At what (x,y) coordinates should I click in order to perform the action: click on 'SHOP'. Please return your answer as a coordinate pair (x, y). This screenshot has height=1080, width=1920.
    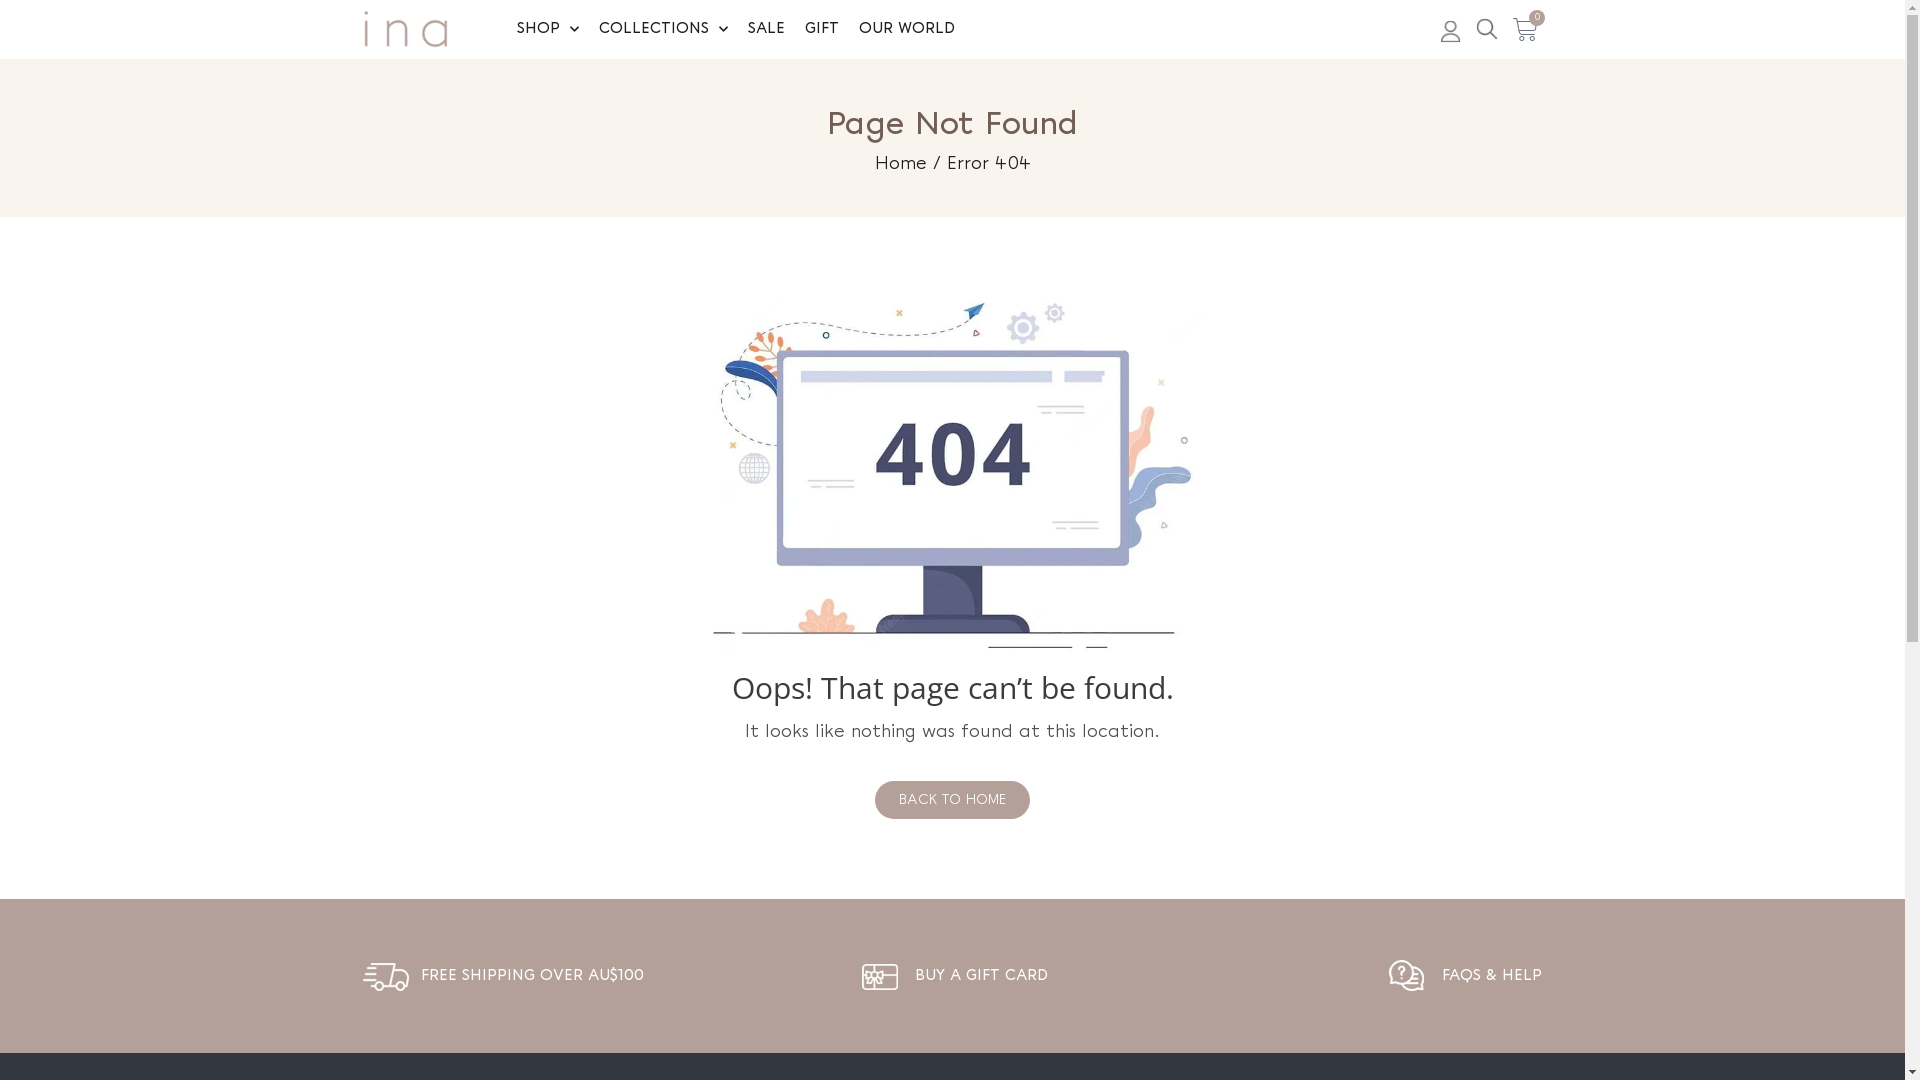
    Looking at the image, I should click on (547, 29).